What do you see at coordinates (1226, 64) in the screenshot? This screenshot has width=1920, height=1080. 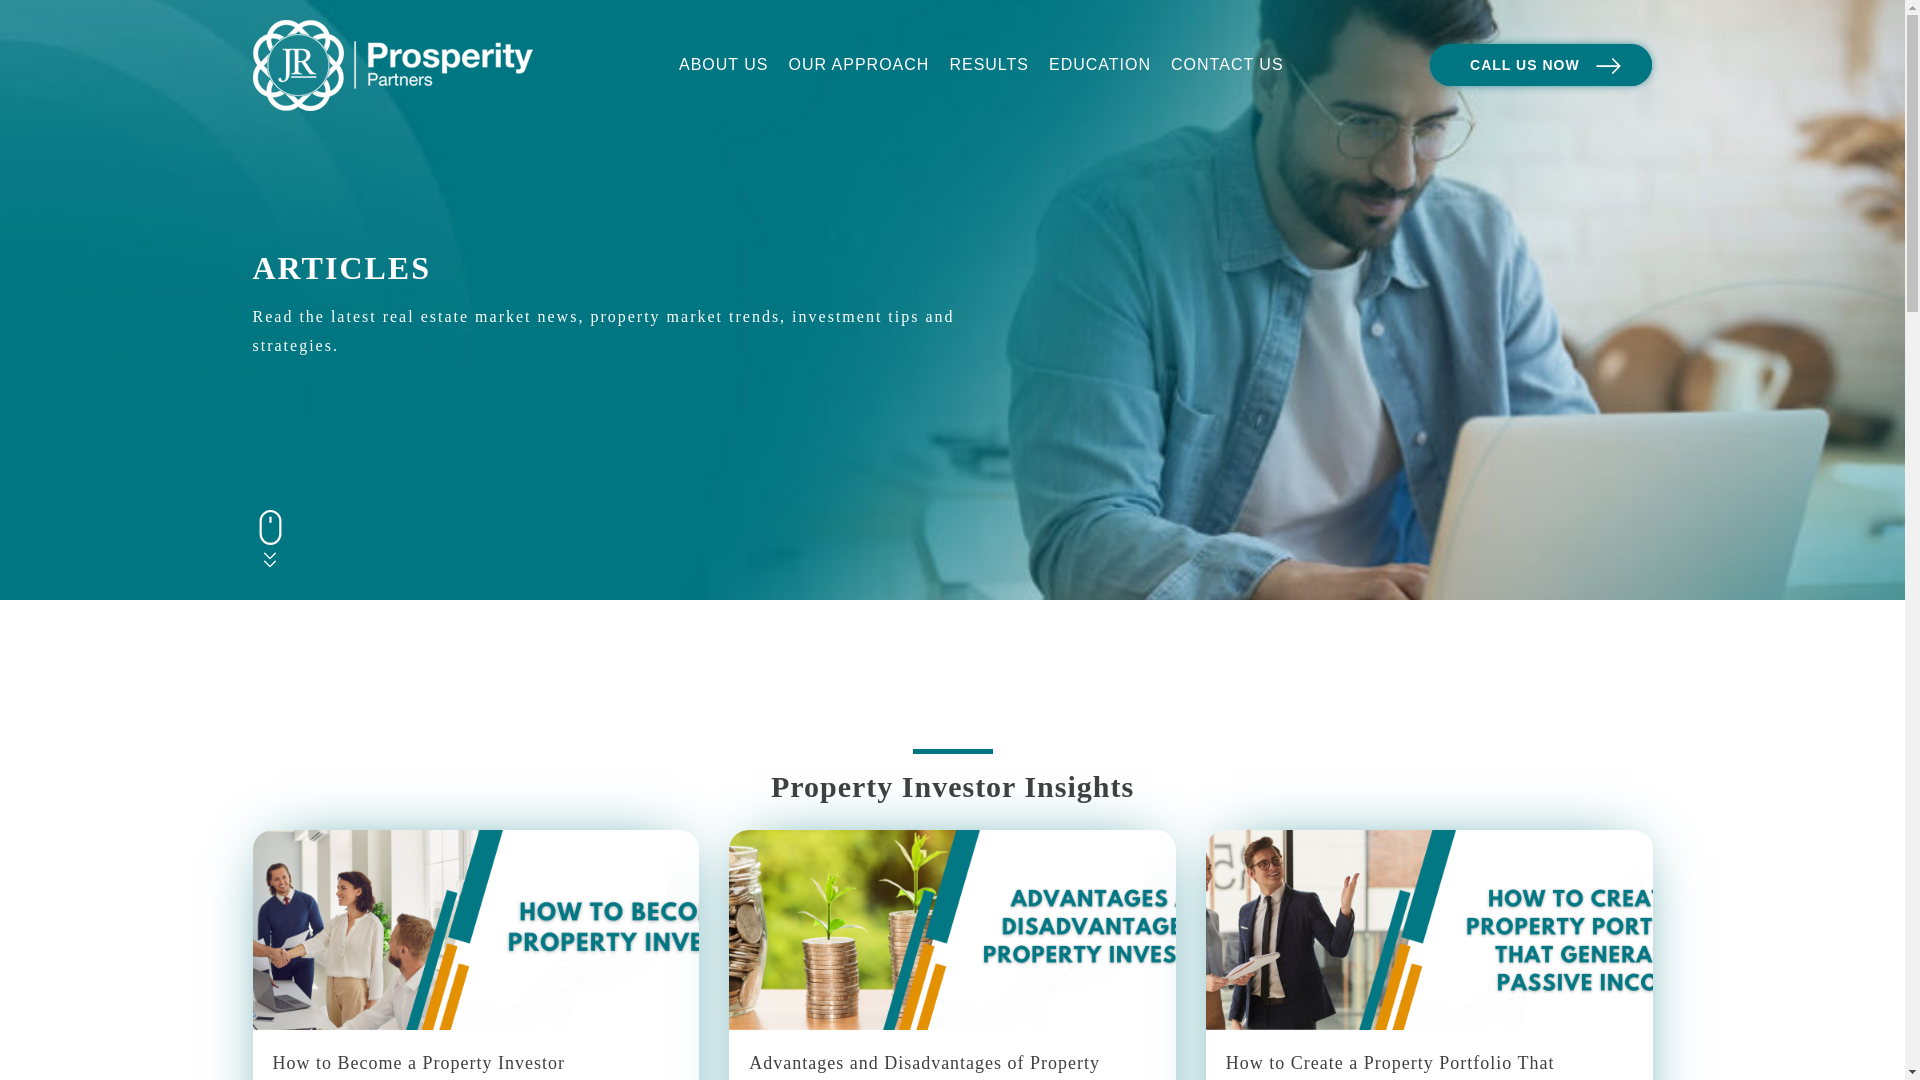 I see `'CONTACT US'` at bounding box center [1226, 64].